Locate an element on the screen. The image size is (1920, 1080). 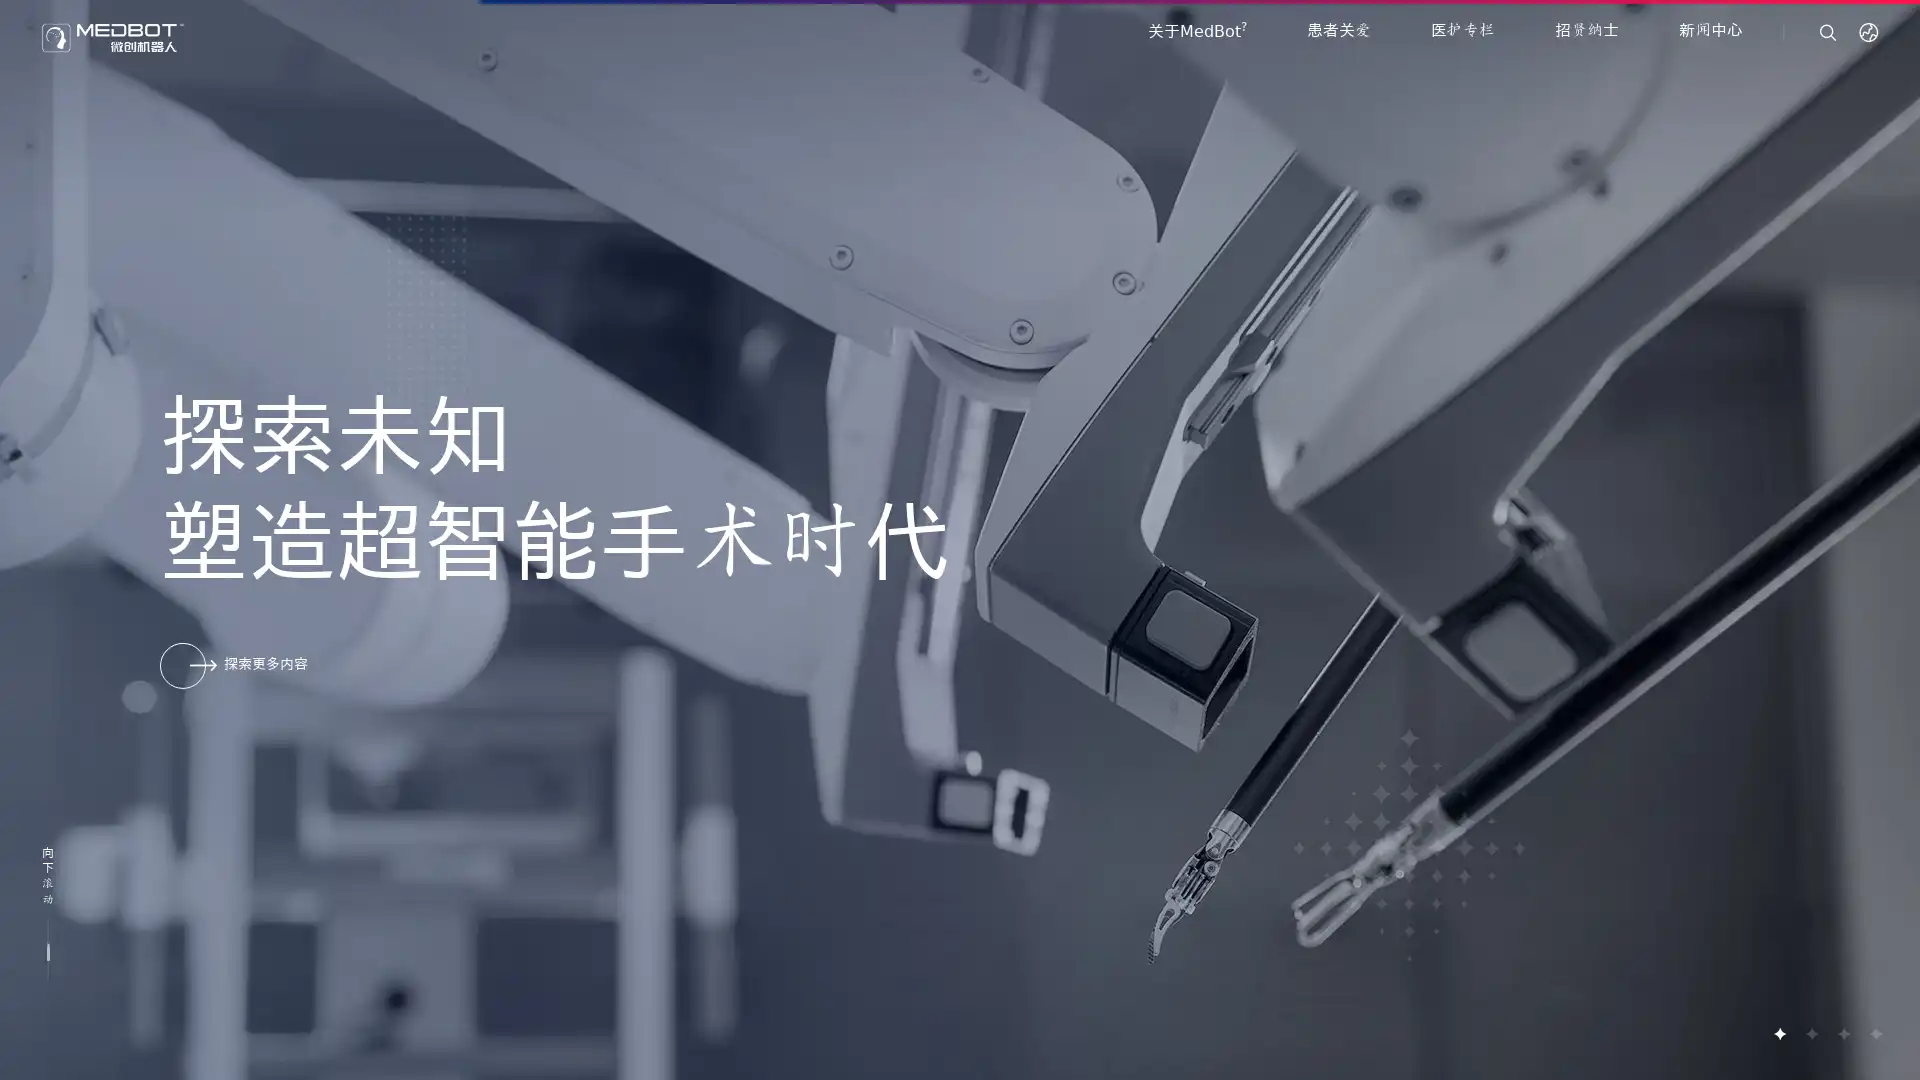
Go to slide 4 is located at coordinates (1874, 1033).